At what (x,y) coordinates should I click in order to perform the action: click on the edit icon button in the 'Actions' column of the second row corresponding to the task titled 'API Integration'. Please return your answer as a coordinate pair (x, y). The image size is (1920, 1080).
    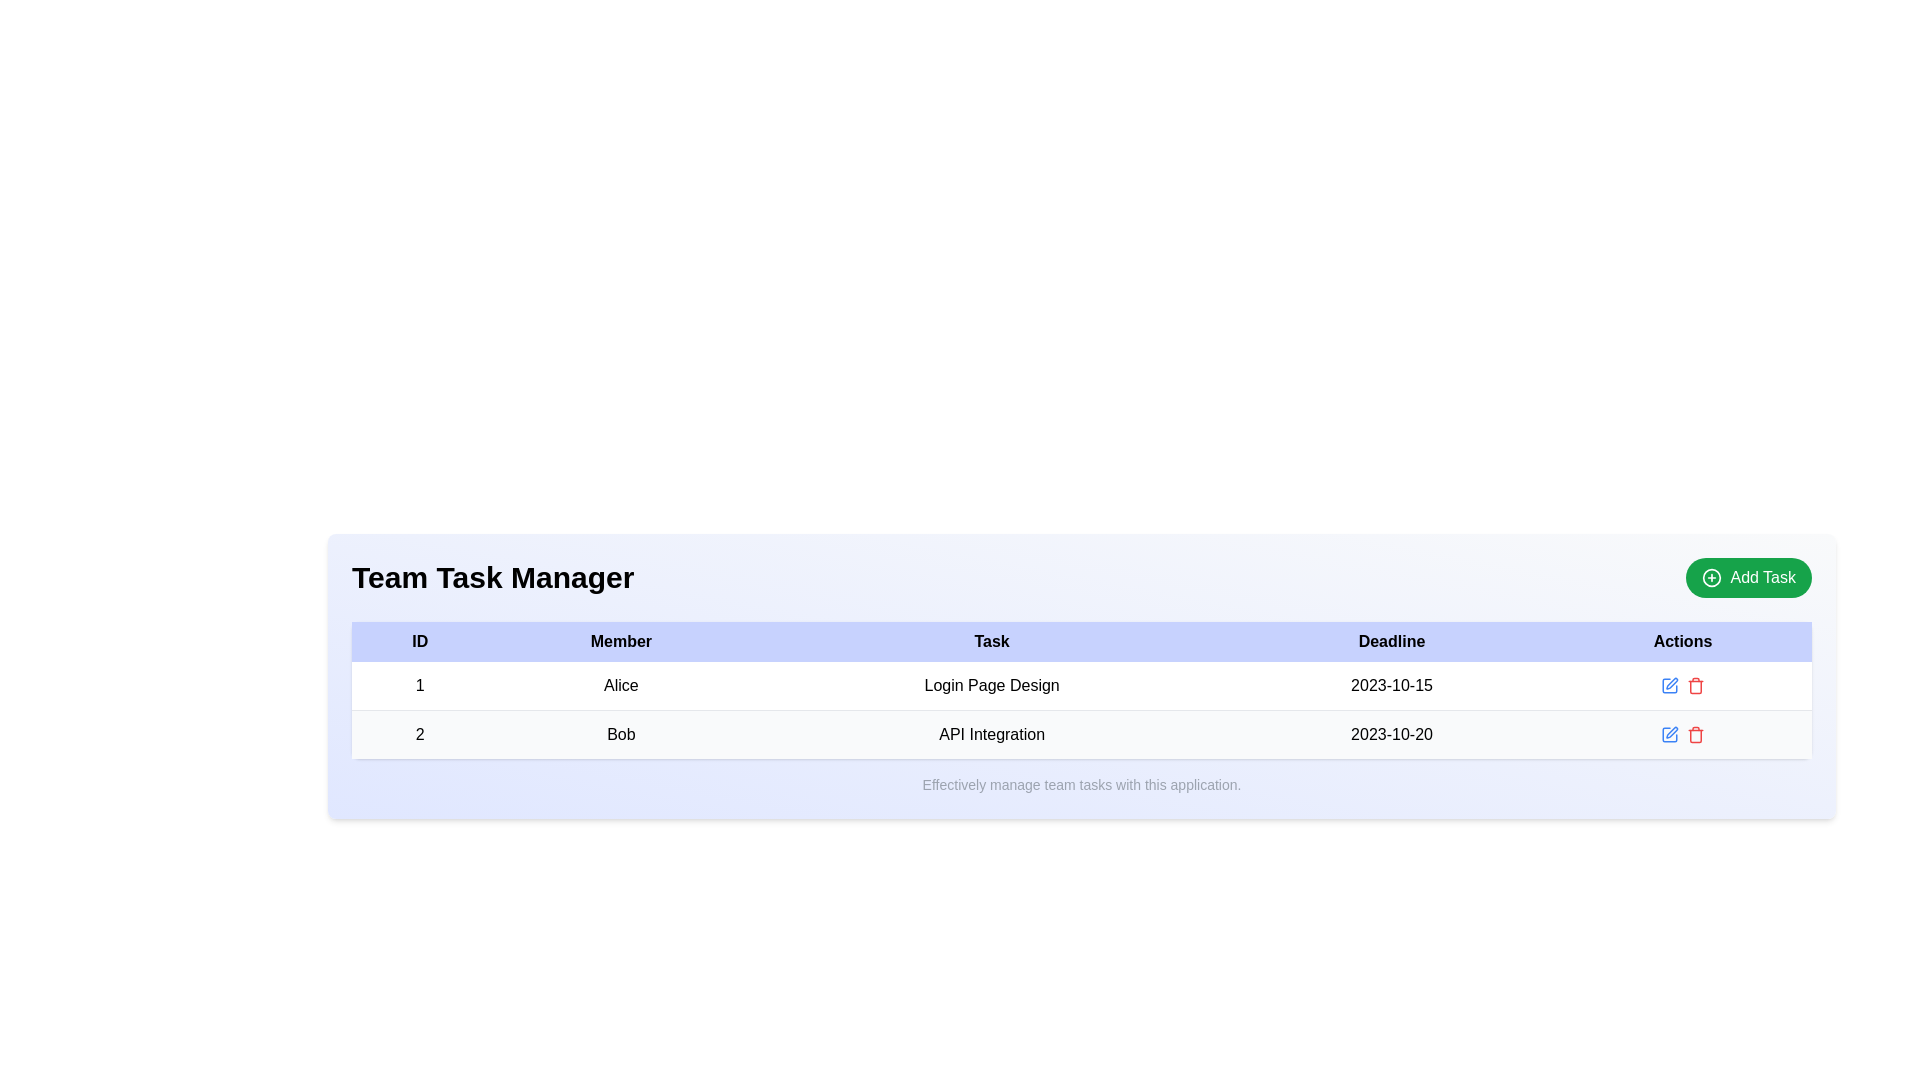
    Looking at the image, I should click on (1672, 732).